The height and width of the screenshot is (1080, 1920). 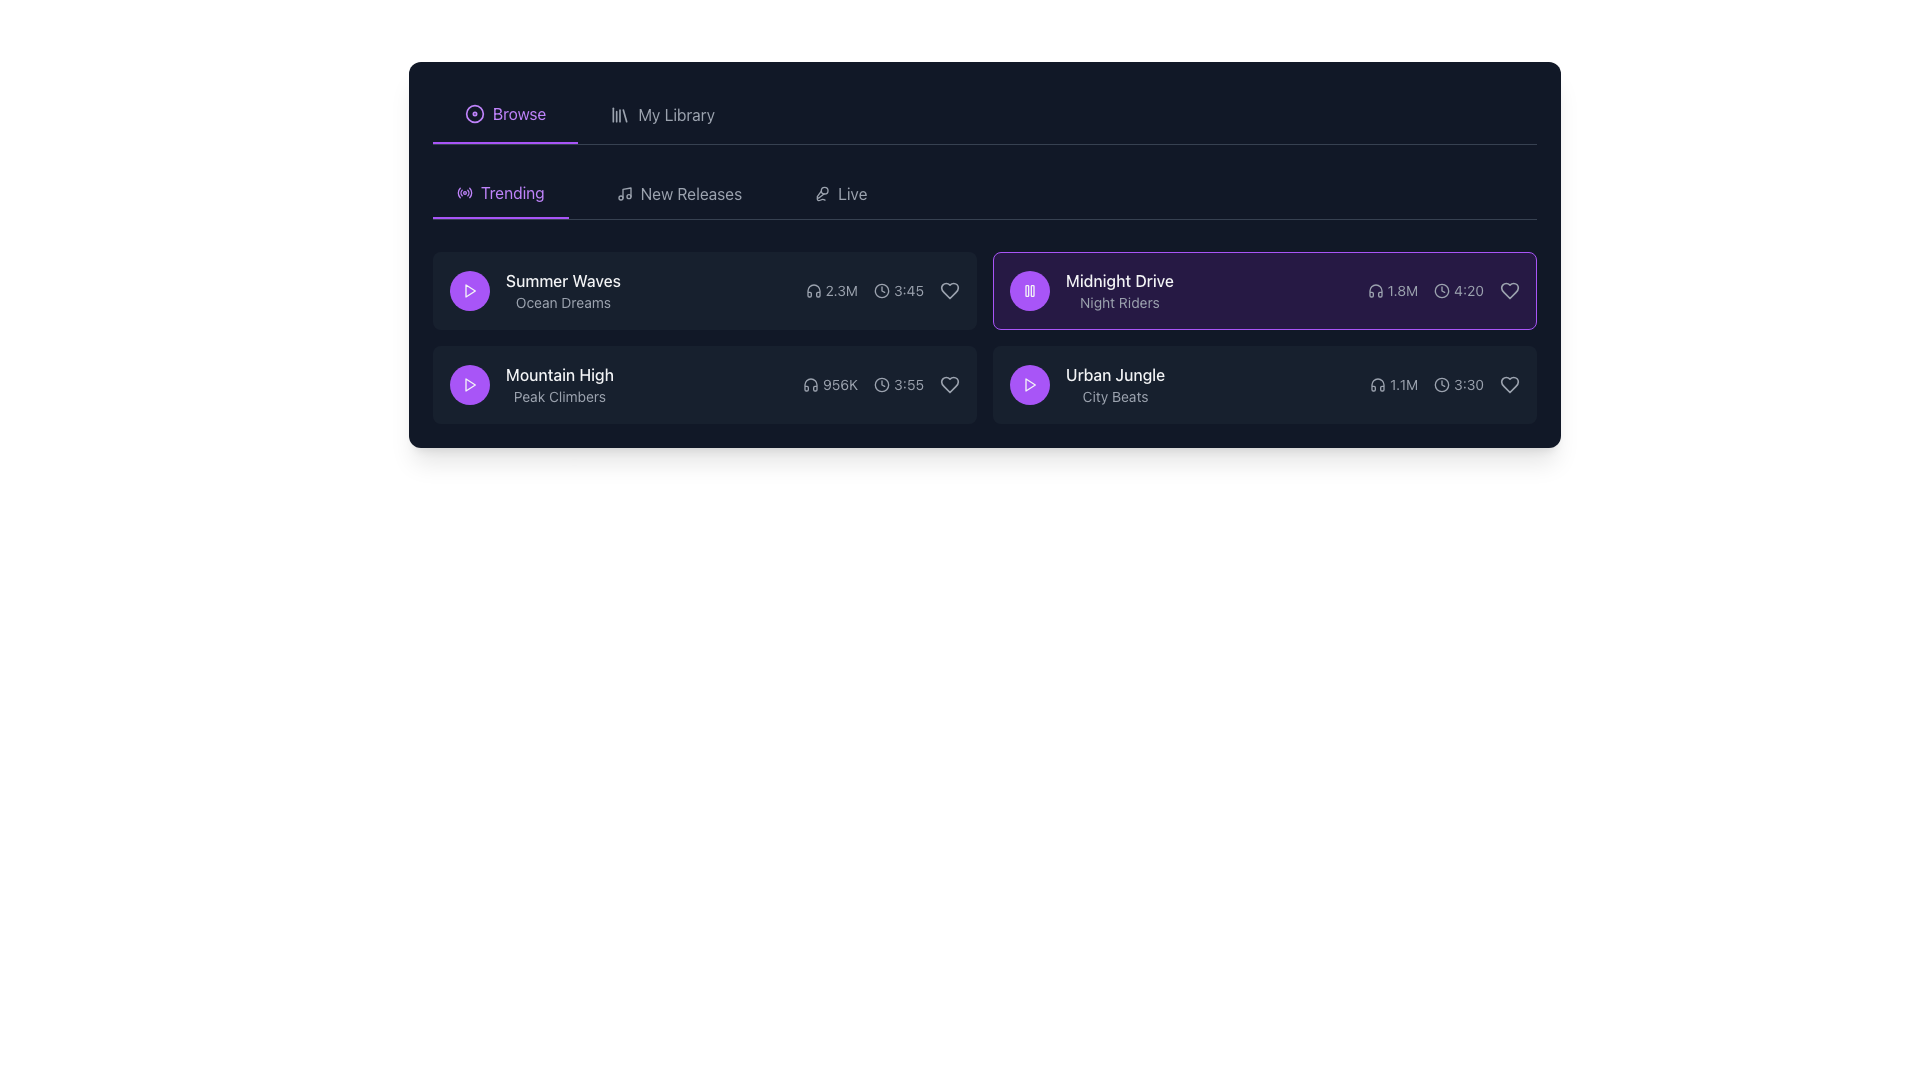 What do you see at coordinates (881, 290) in the screenshot?
I see `the circular icon representing a clock face located to the left of the song 'Midnight Drive' and its duration` at bounding box center [881, 290].